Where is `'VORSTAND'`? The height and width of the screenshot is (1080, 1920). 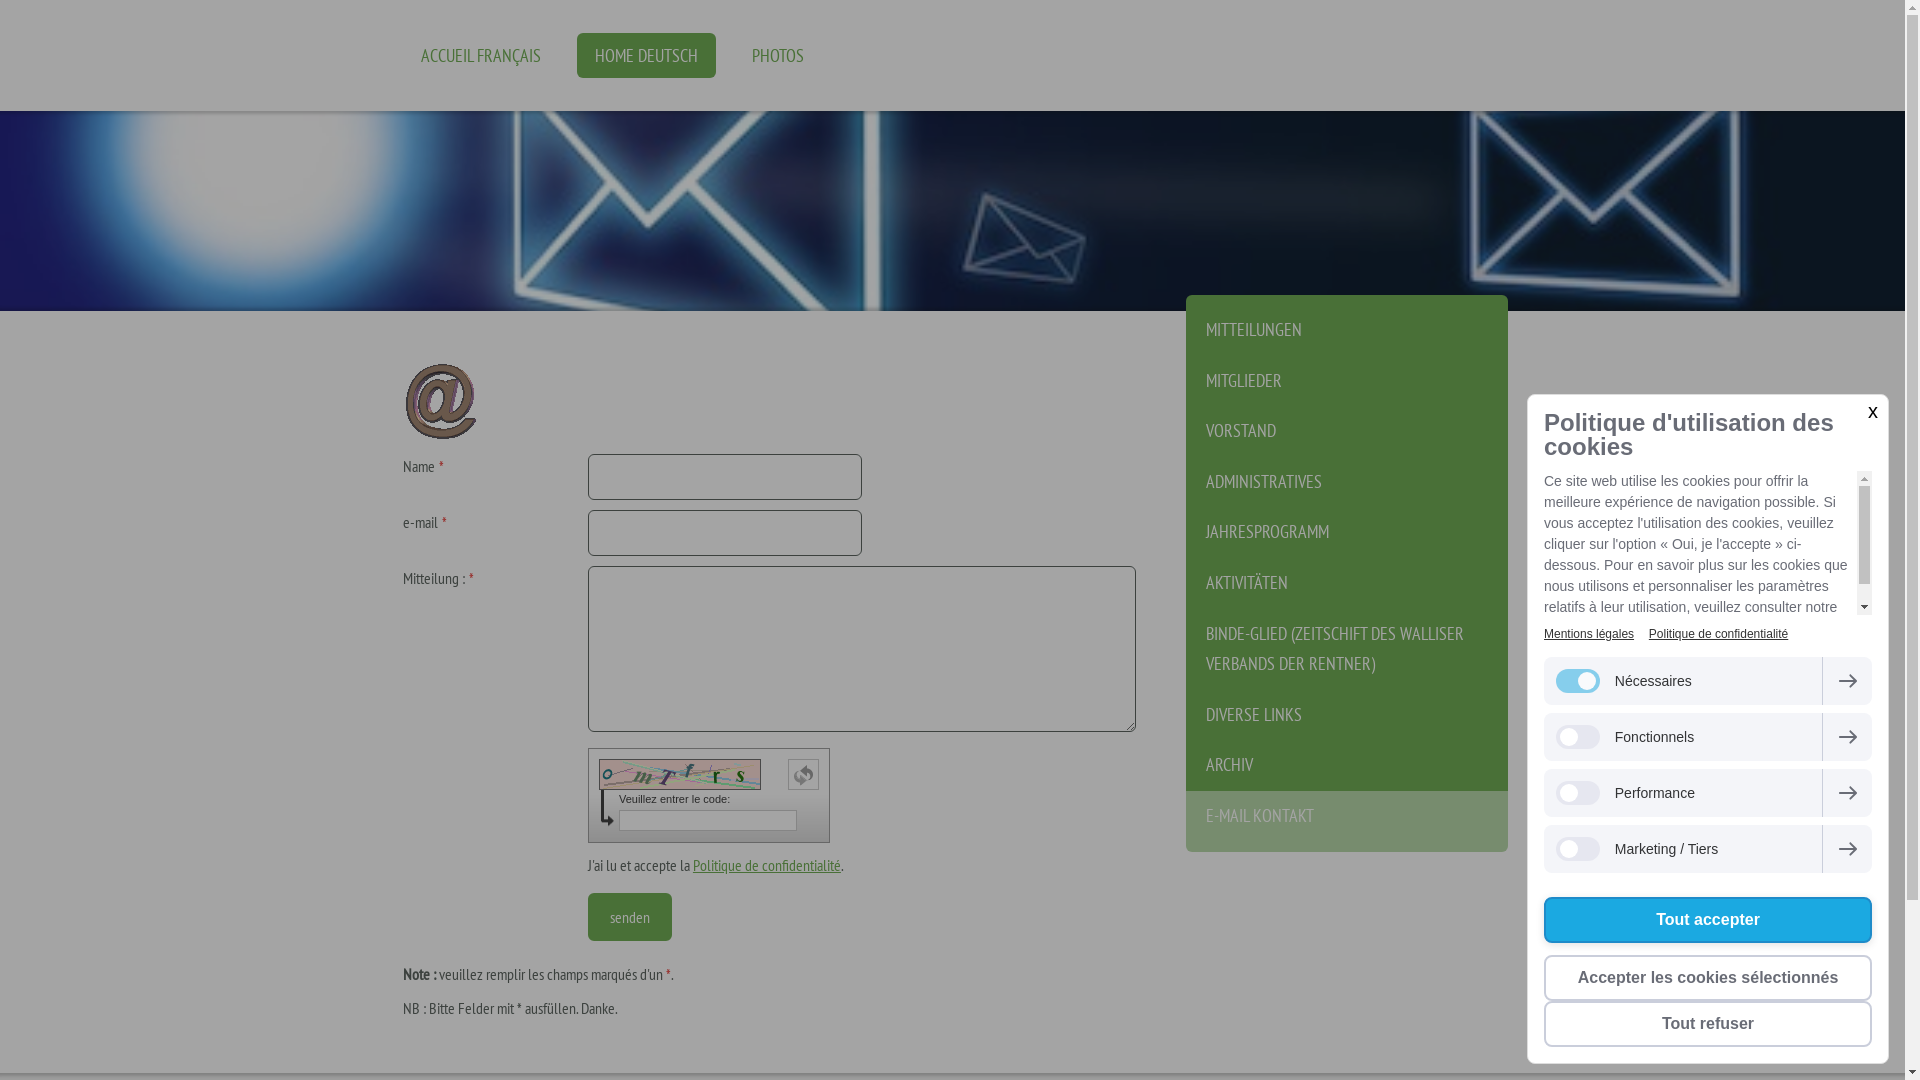 'VORSTAND' is located at coordinates (1347, 430).